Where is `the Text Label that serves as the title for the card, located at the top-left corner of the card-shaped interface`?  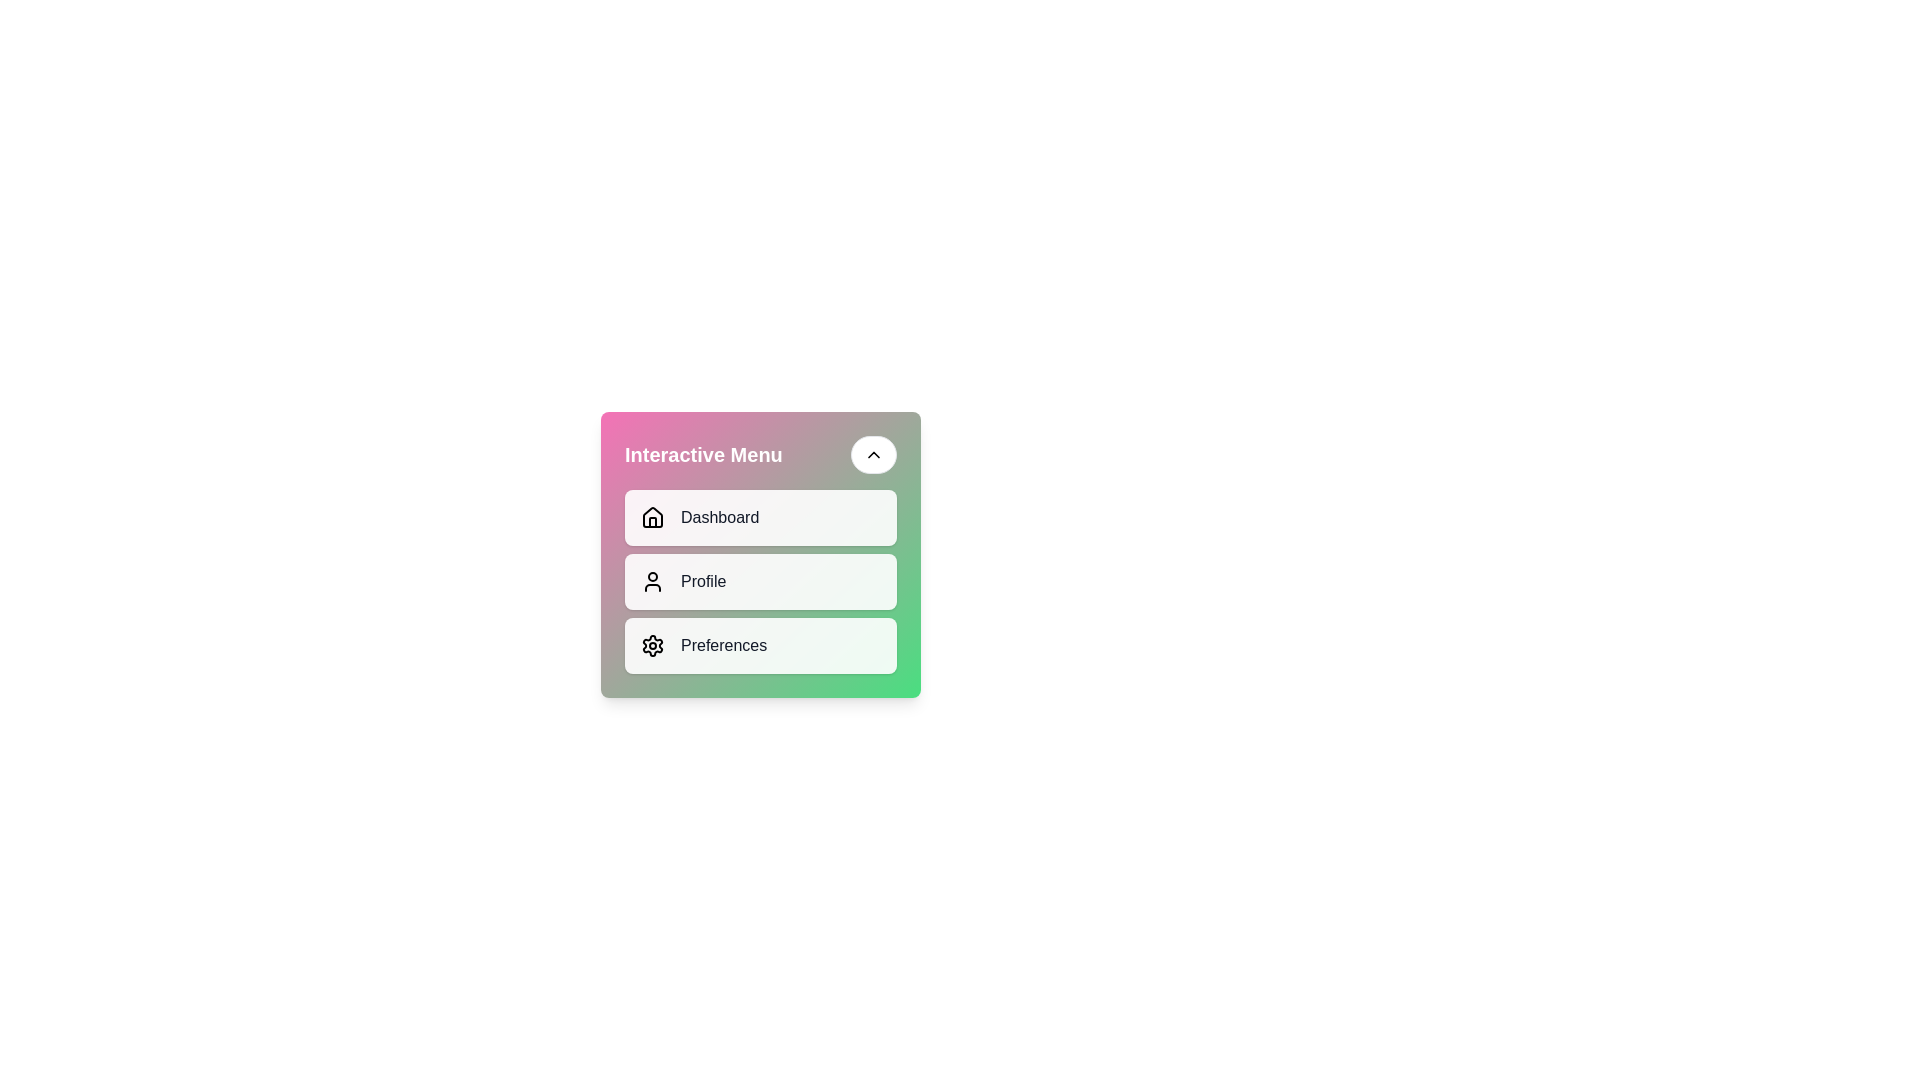
the Text Label that serves as the title for the card, located at the top-left corner of the card-shaped interface is located at coordinates (703, 455).